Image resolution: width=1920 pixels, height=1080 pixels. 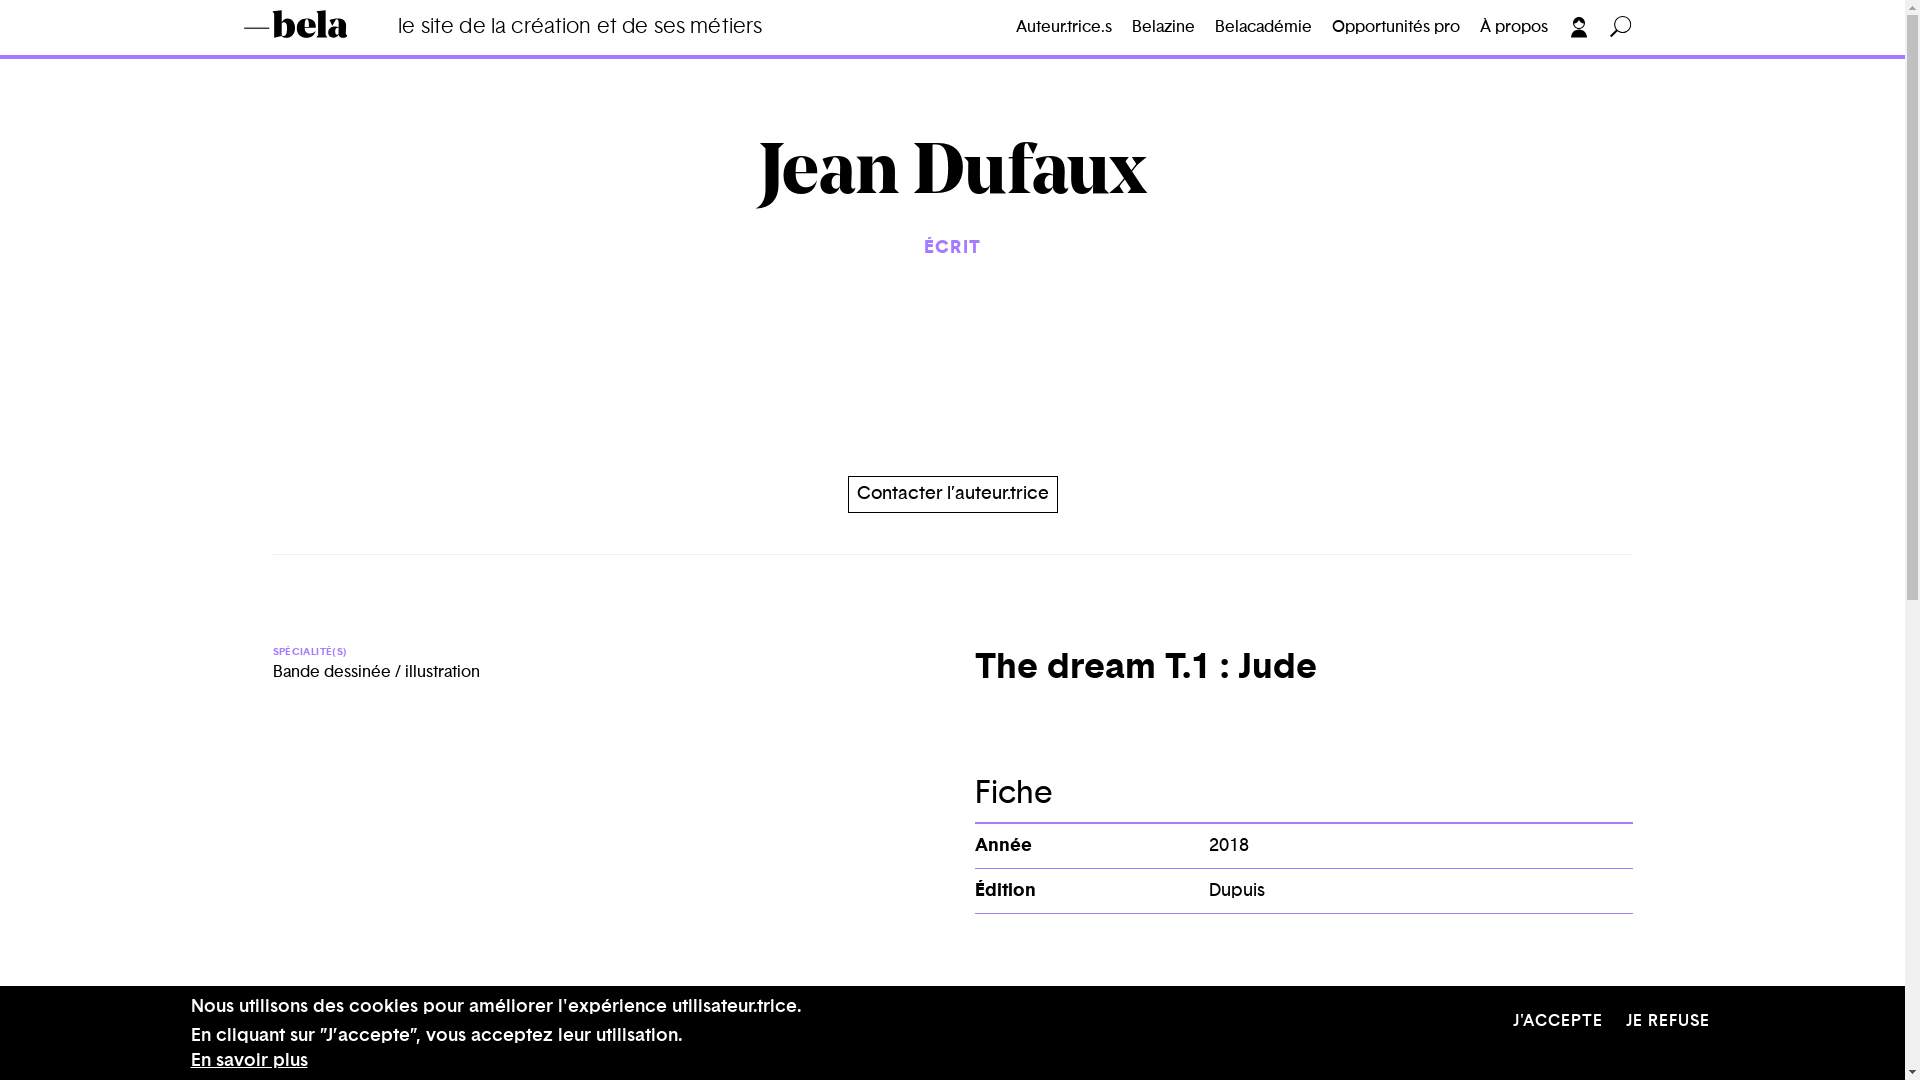 I want to click on 'Auteur.trice.s', so click(x=1063, y=27).